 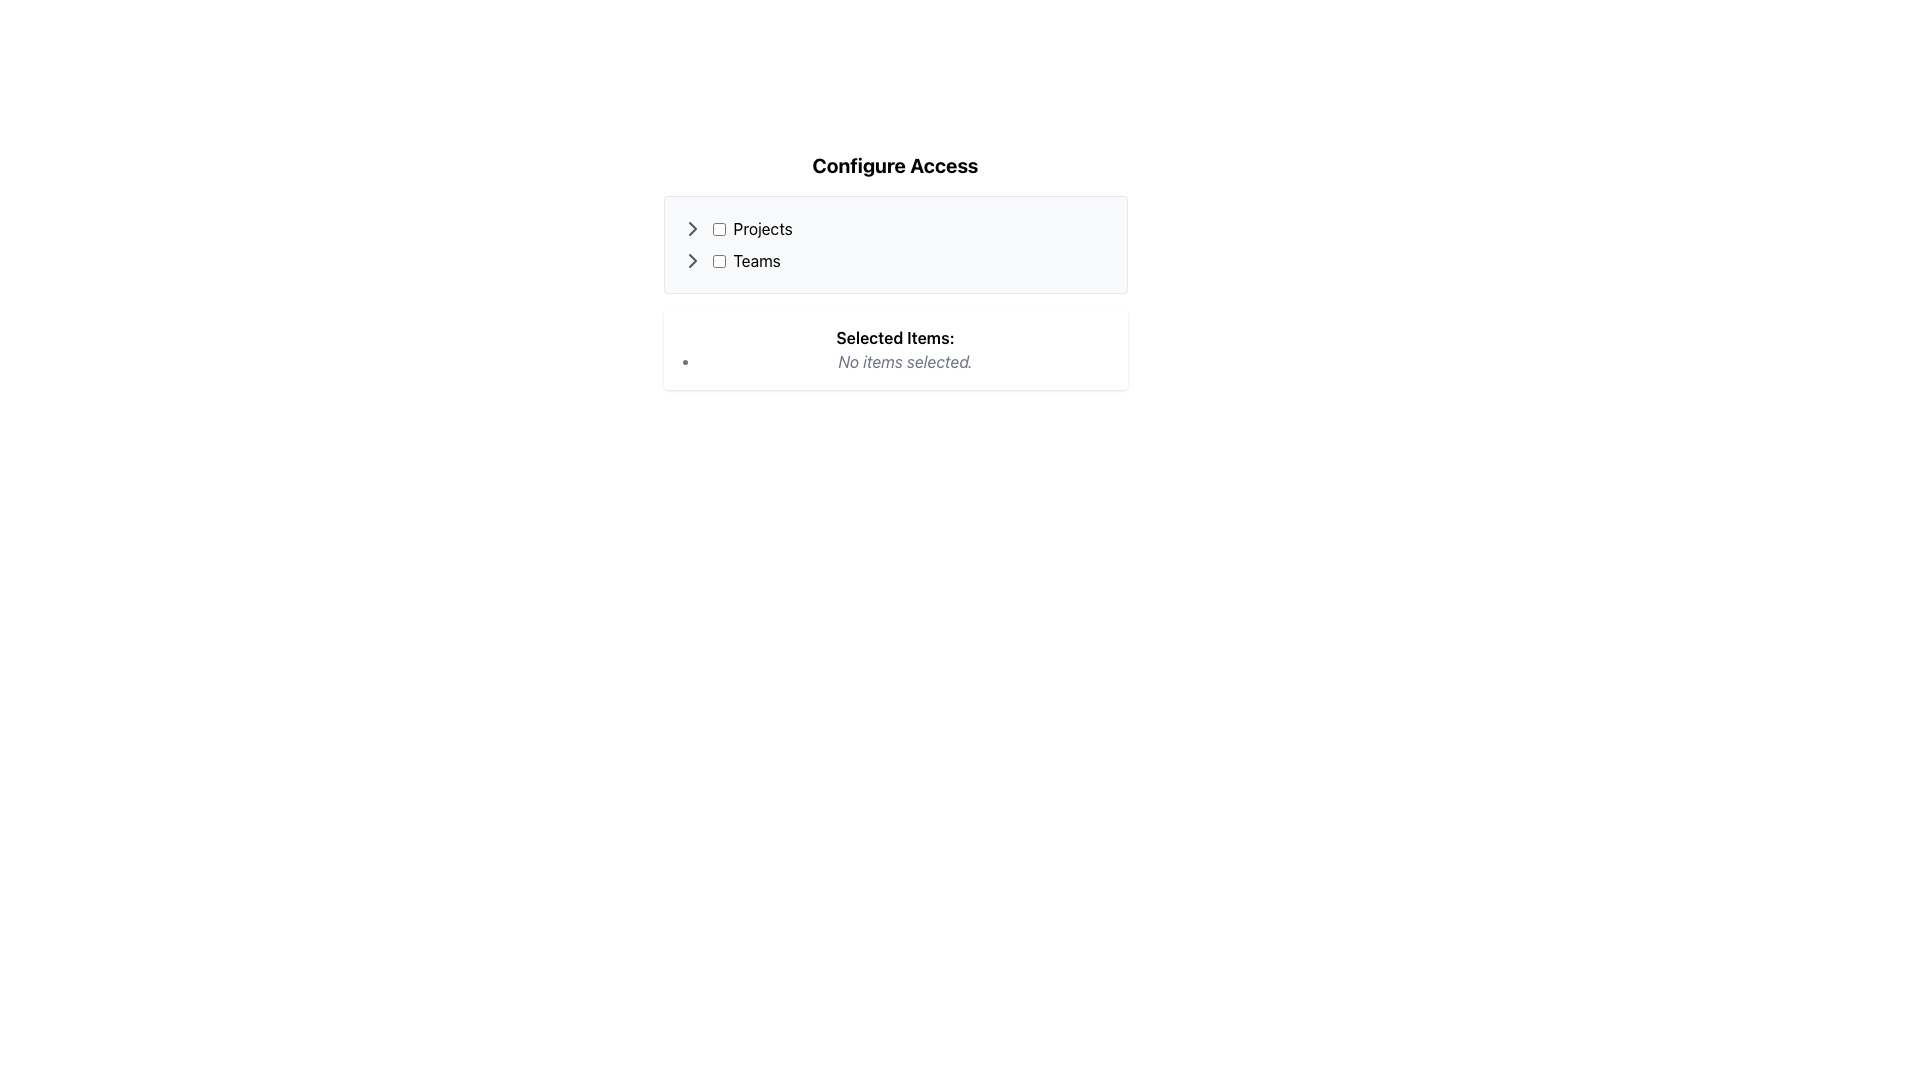 What do you see at coordinates (692, 260) in the screenshot?
I see `the small gray icon button resembling a right-facing chevron in the 'Teams' list item` at bounding box center [692, 260].